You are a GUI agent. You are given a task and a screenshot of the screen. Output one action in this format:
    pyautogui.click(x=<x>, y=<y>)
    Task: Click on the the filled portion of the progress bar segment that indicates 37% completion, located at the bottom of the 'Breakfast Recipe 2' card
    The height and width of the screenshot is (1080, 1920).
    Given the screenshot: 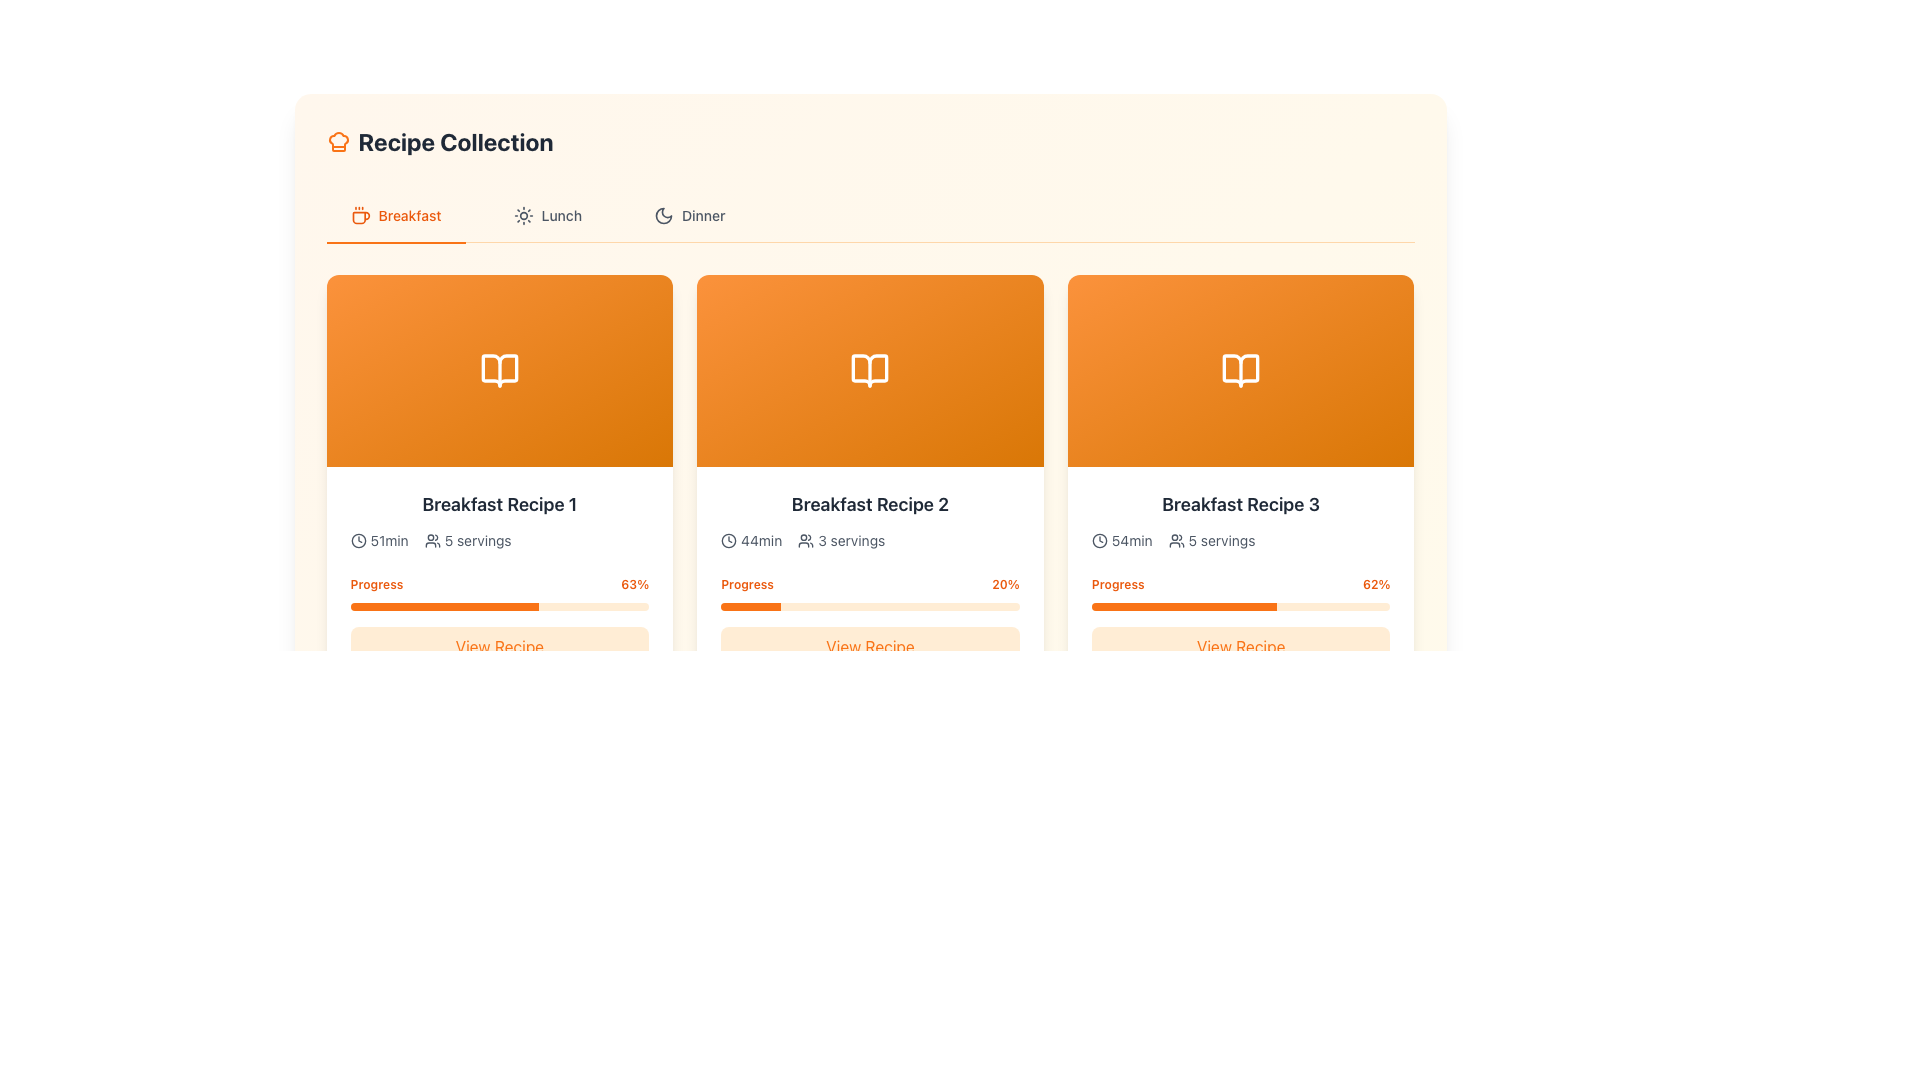 What is the action you would take?
    pyautogui.click(x=404, y=1045)
    